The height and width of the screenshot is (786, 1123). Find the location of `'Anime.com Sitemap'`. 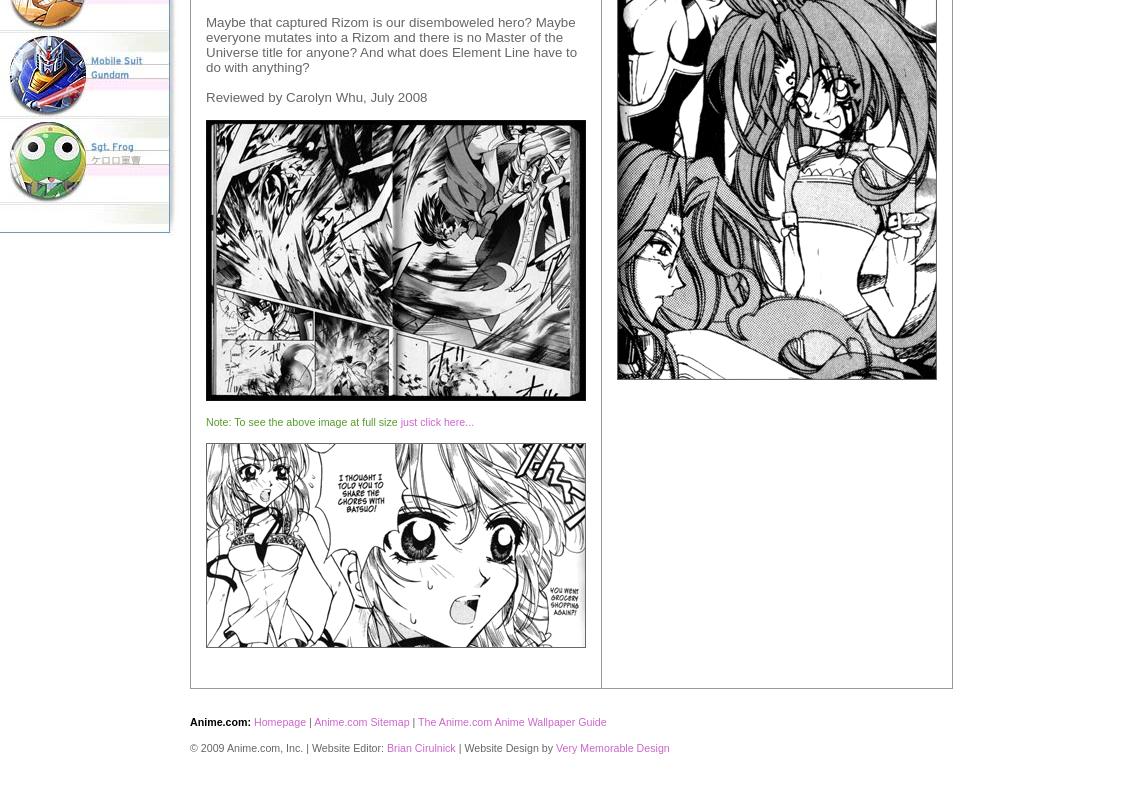

'Anime.com Sitemap' is located at coordinates (361, 720).